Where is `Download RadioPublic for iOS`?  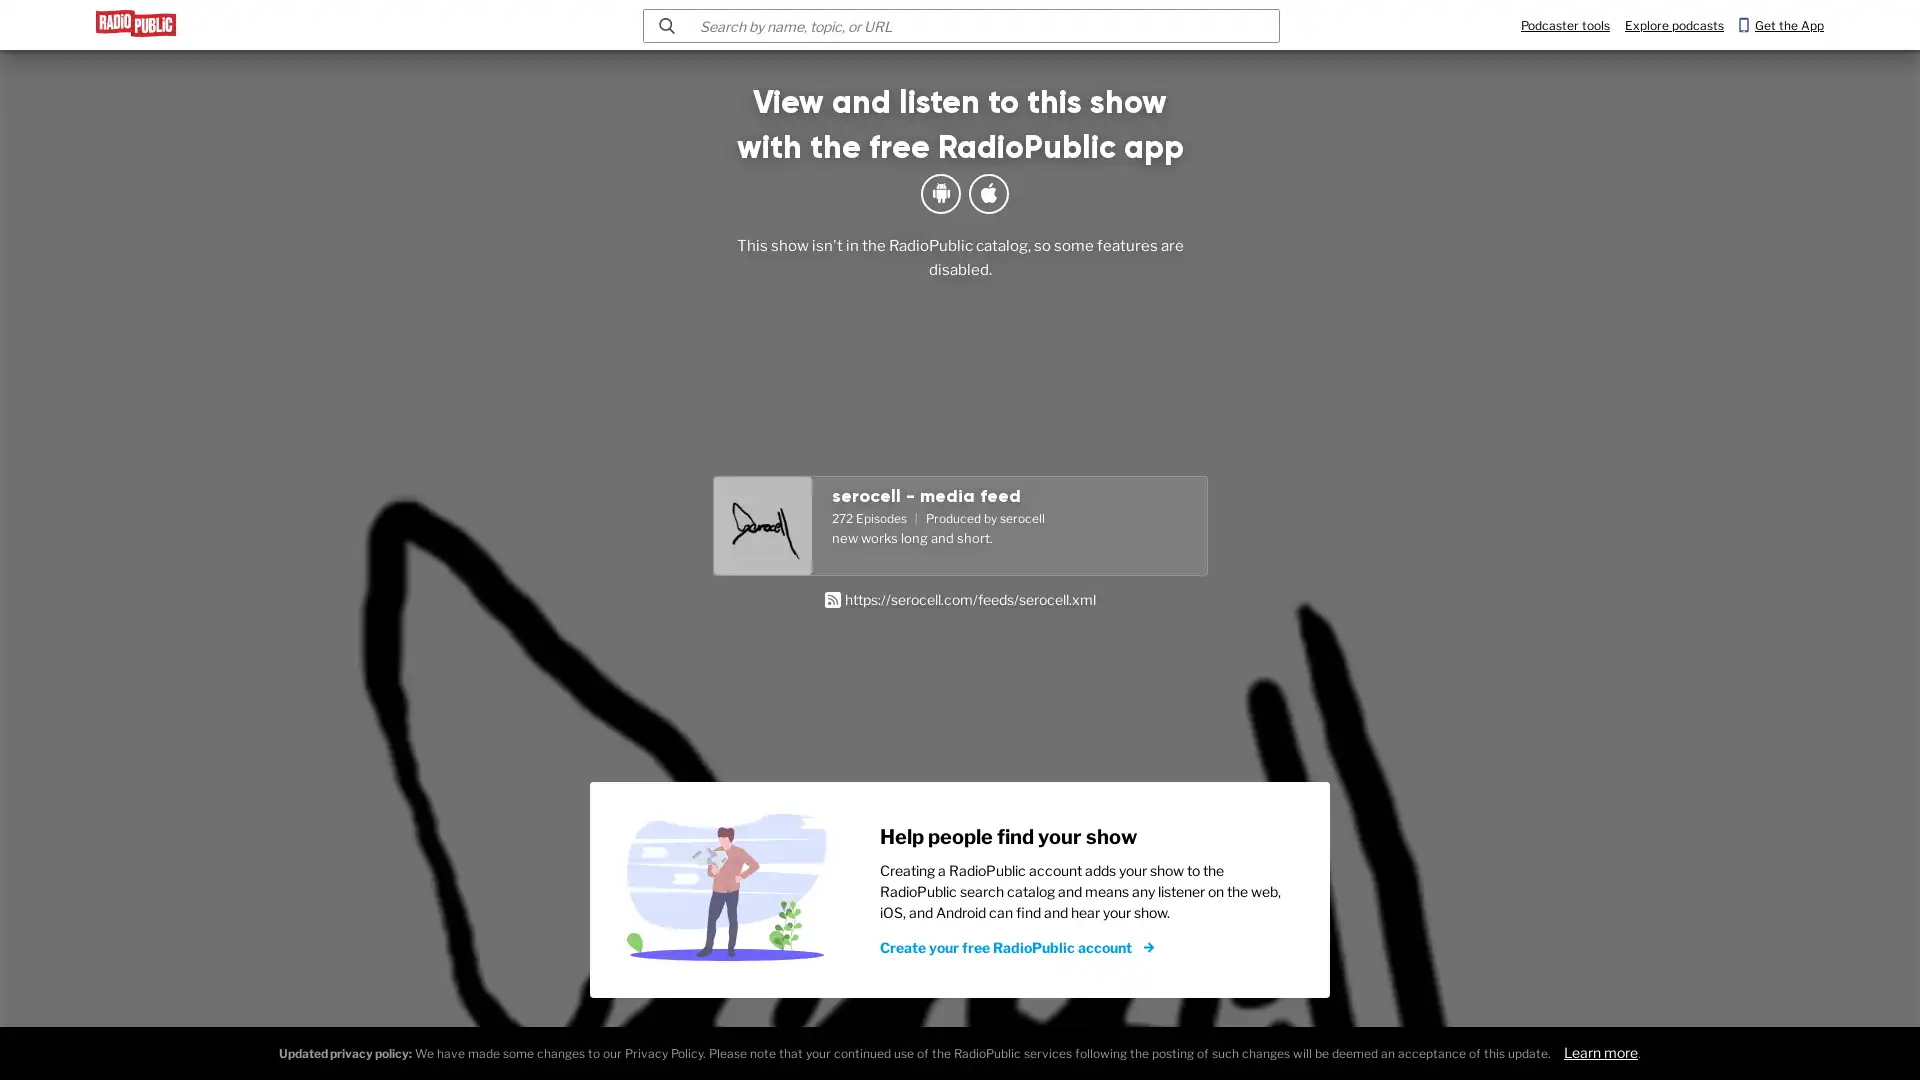 Download RadioPublic for iOS is located at coordinates (988, 193).